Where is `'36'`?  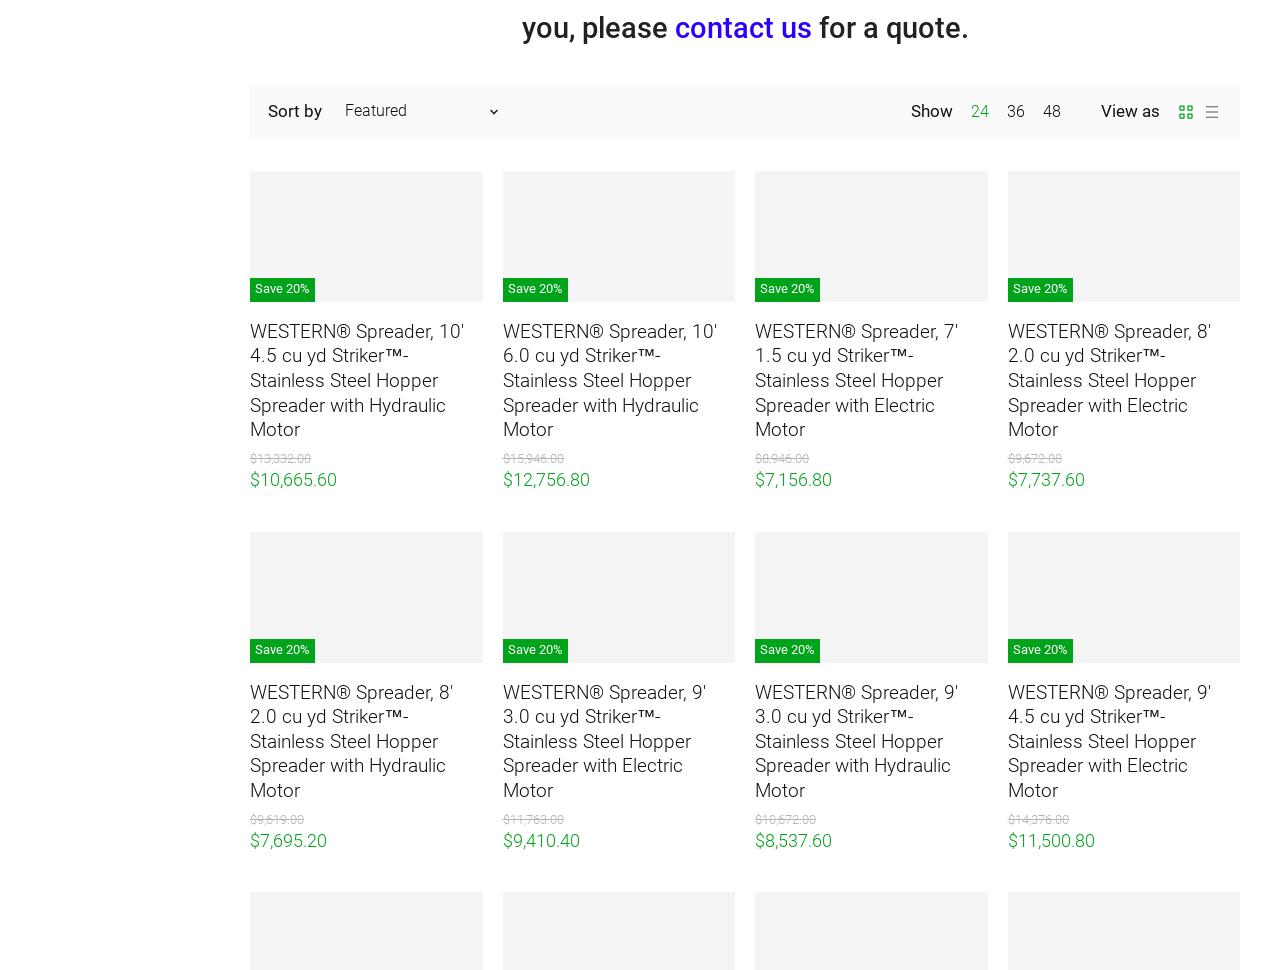
'36' is located at coordinates (1015, 110).